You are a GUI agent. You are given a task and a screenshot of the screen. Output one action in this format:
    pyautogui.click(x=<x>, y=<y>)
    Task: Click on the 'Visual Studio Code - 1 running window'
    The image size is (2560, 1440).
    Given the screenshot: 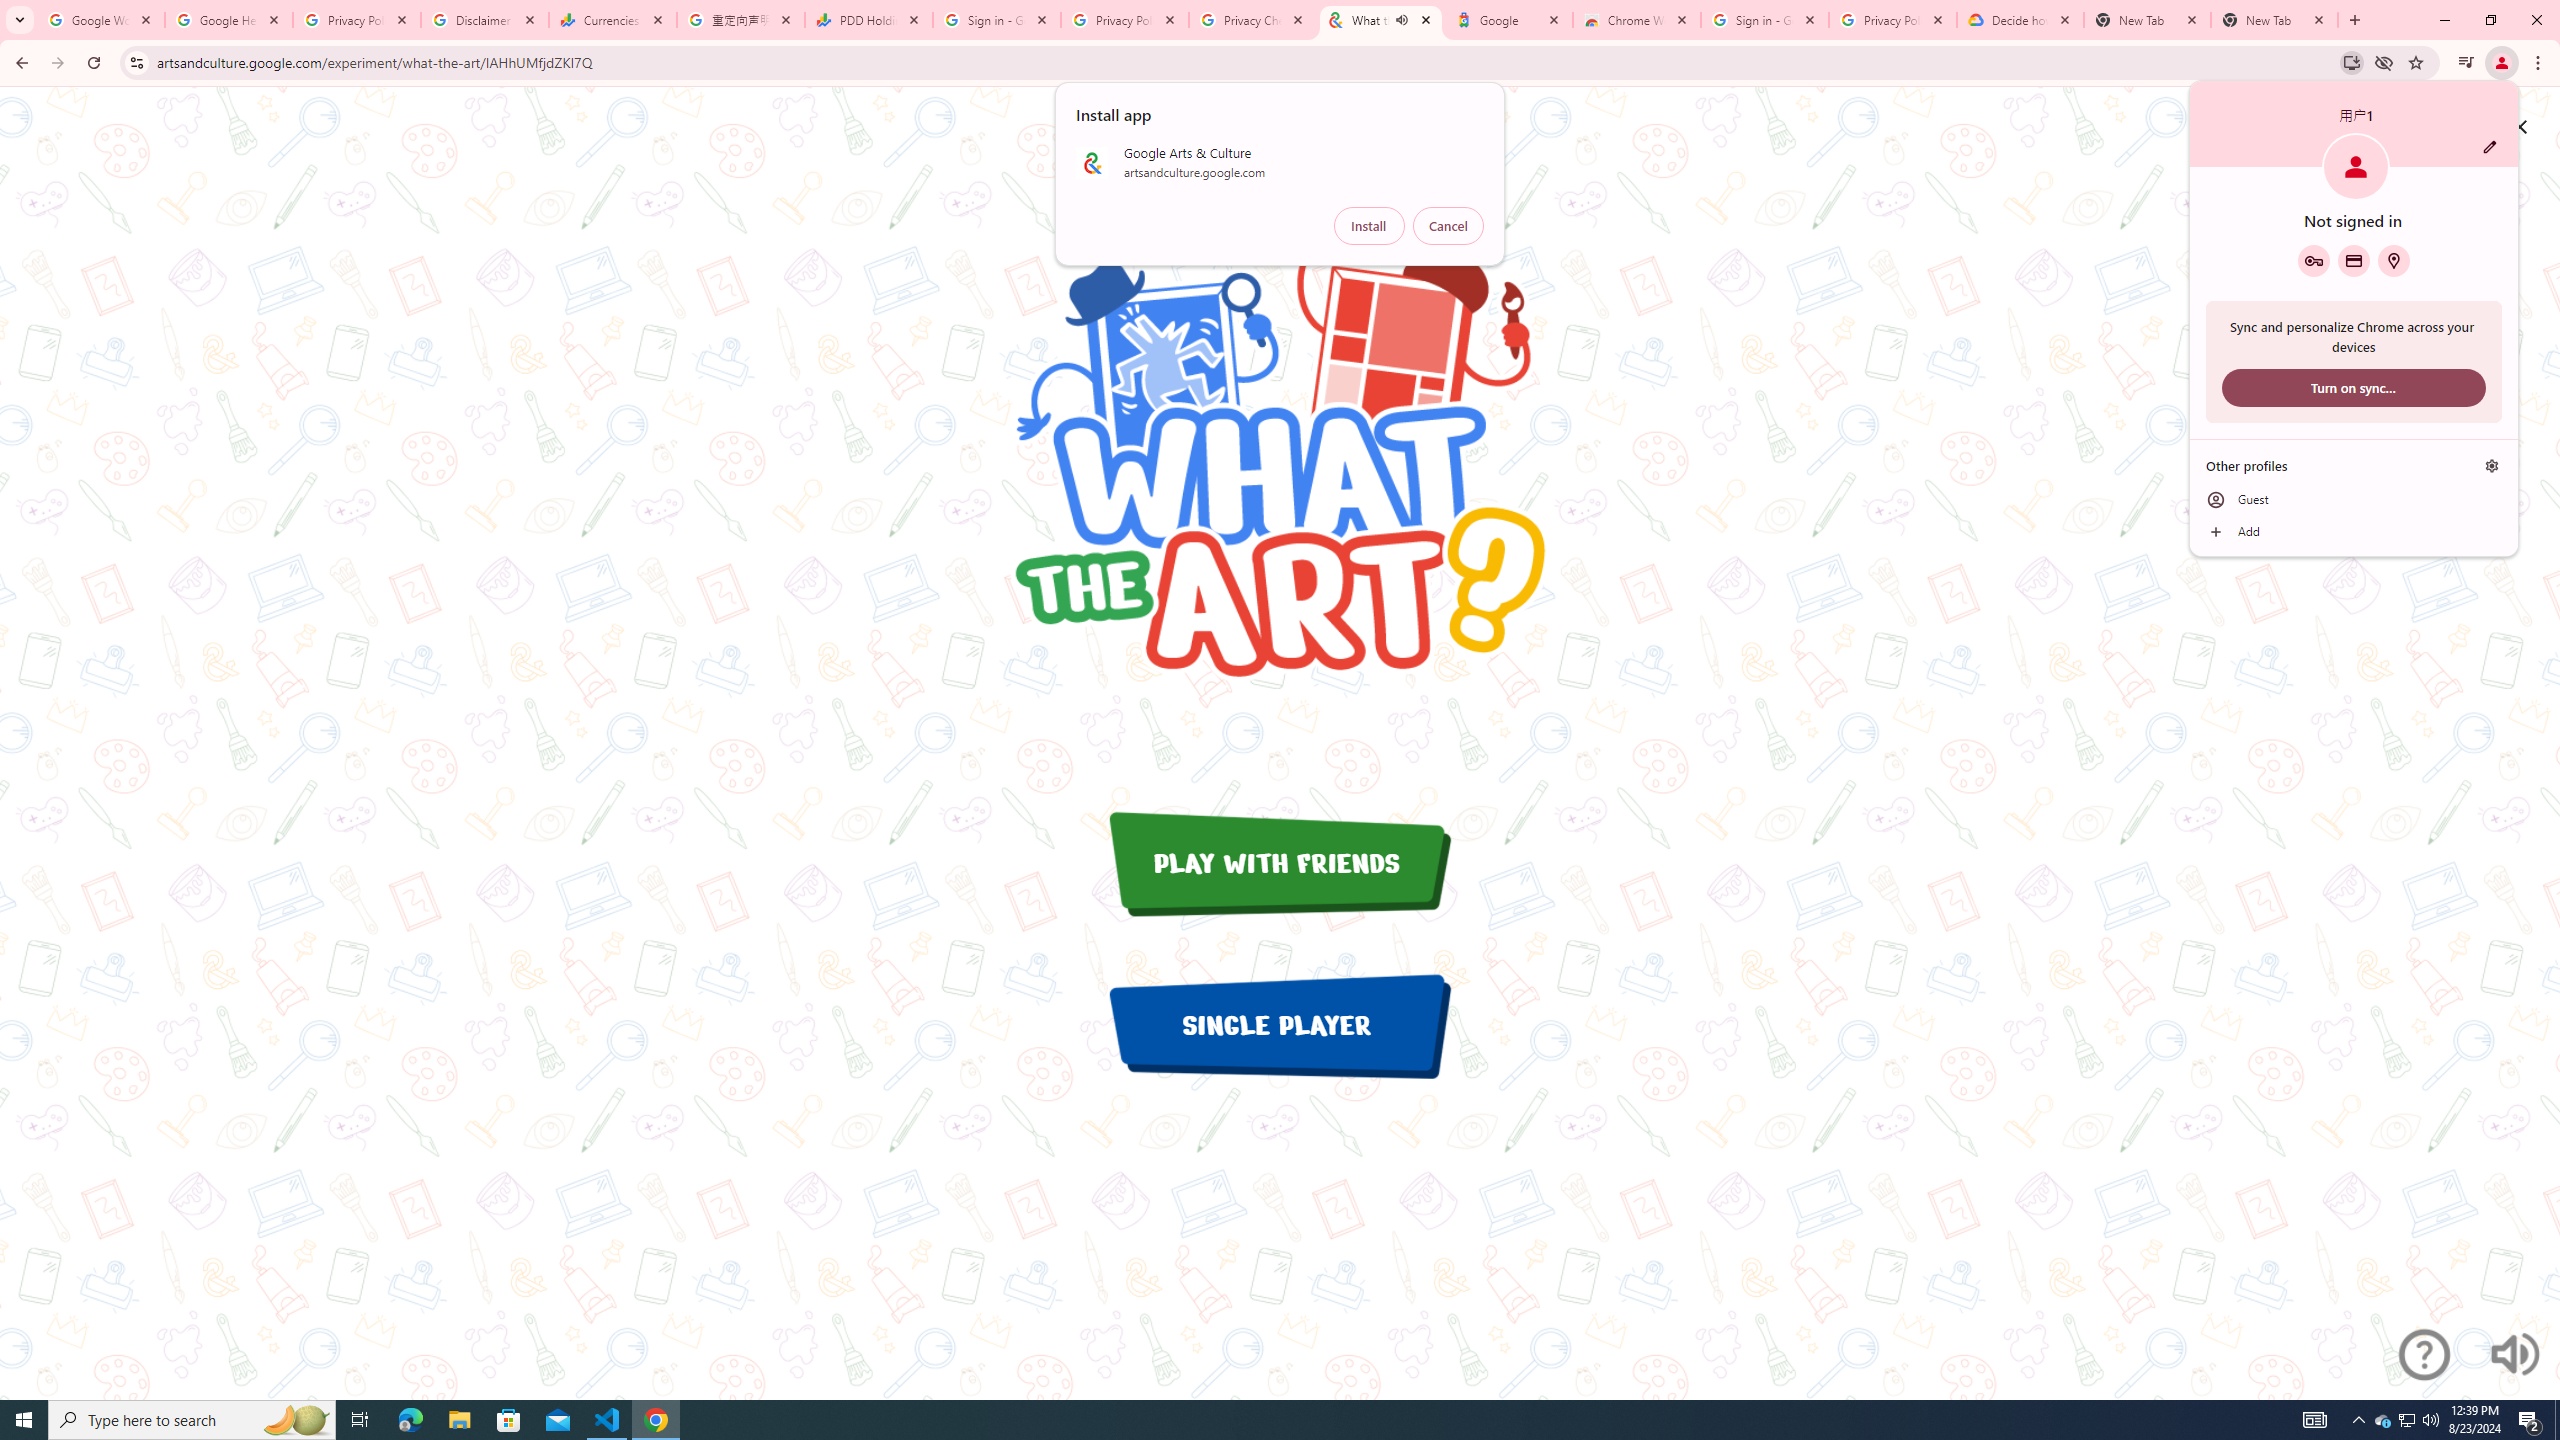 What is the action you would take?
    pyautogui.click(x=607, y=1418)
    